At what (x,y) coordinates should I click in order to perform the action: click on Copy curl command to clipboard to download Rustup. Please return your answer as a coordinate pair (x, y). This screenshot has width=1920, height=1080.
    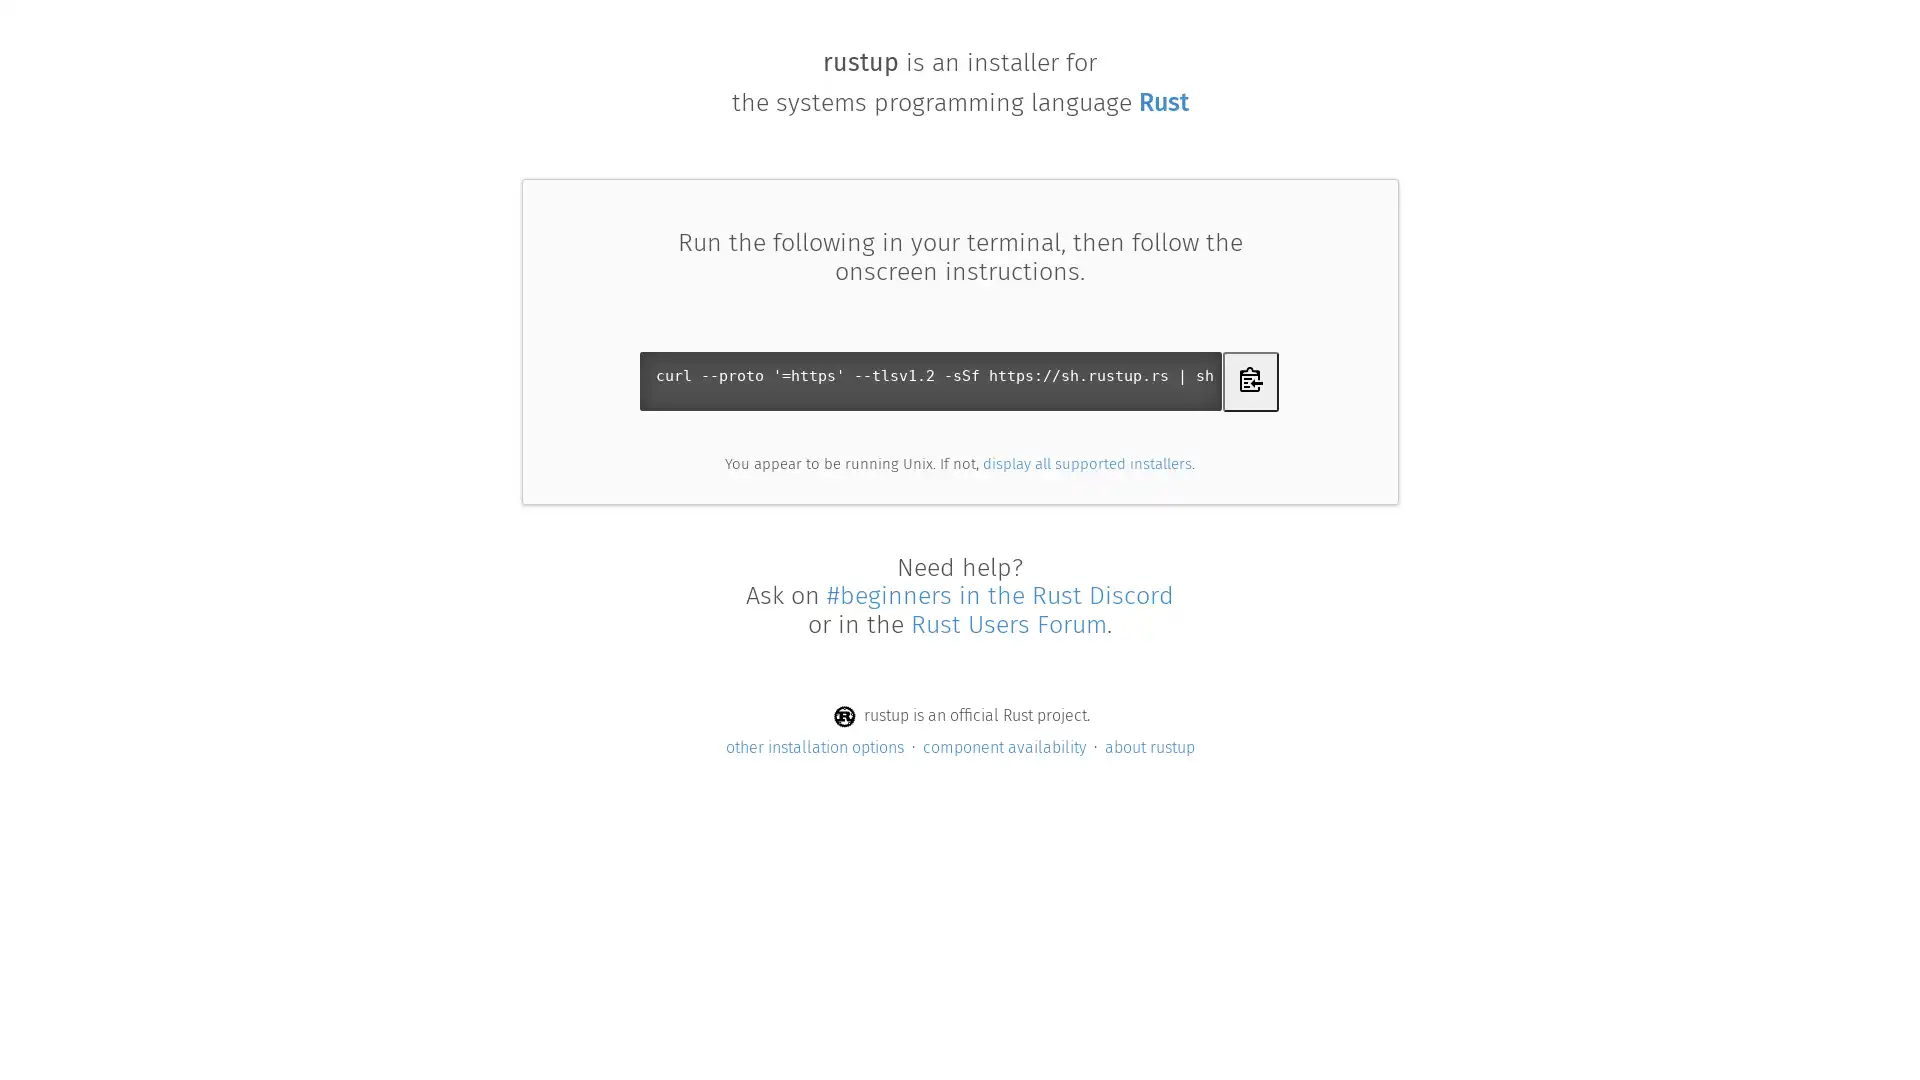
    Looking at the image, I should click on (1250, 381).